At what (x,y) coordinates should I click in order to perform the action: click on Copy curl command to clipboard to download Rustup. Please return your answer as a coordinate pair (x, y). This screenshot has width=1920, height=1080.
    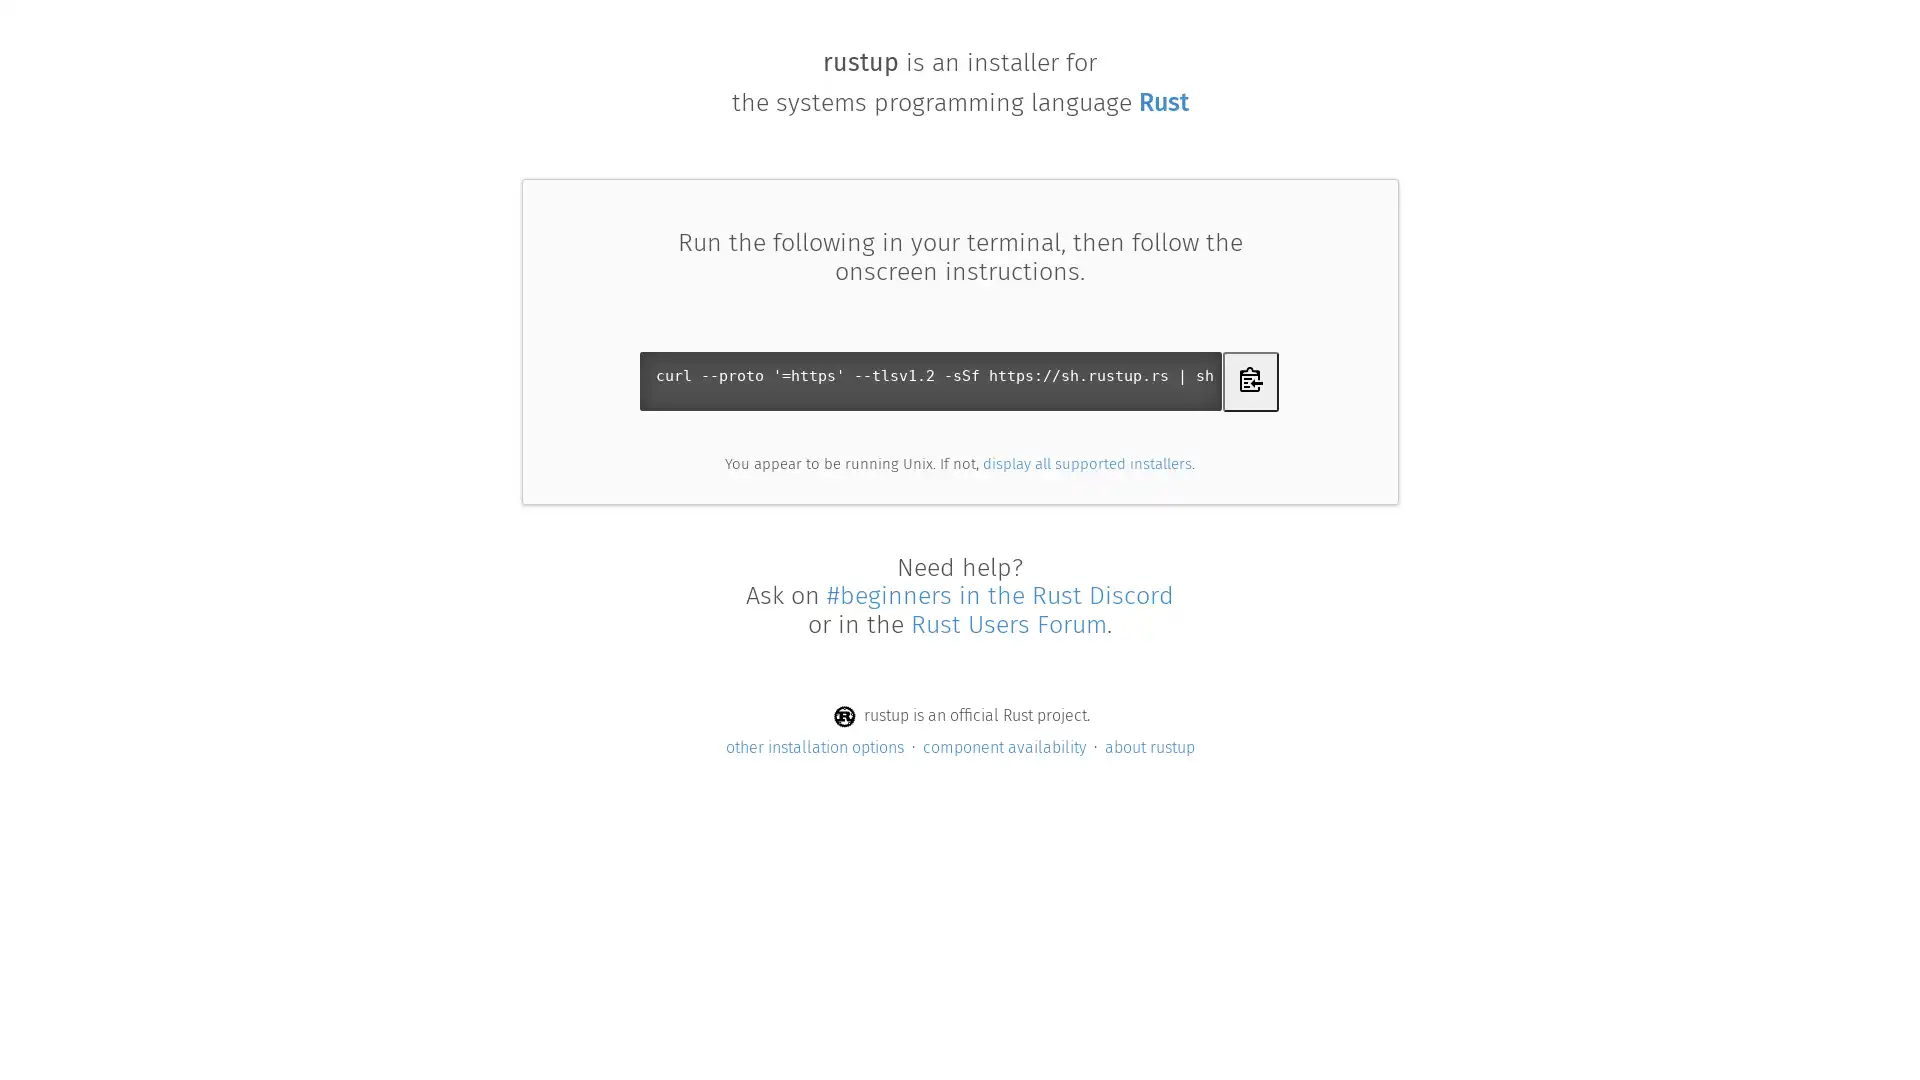
    Looking at the image, I should click on (1250, 381).